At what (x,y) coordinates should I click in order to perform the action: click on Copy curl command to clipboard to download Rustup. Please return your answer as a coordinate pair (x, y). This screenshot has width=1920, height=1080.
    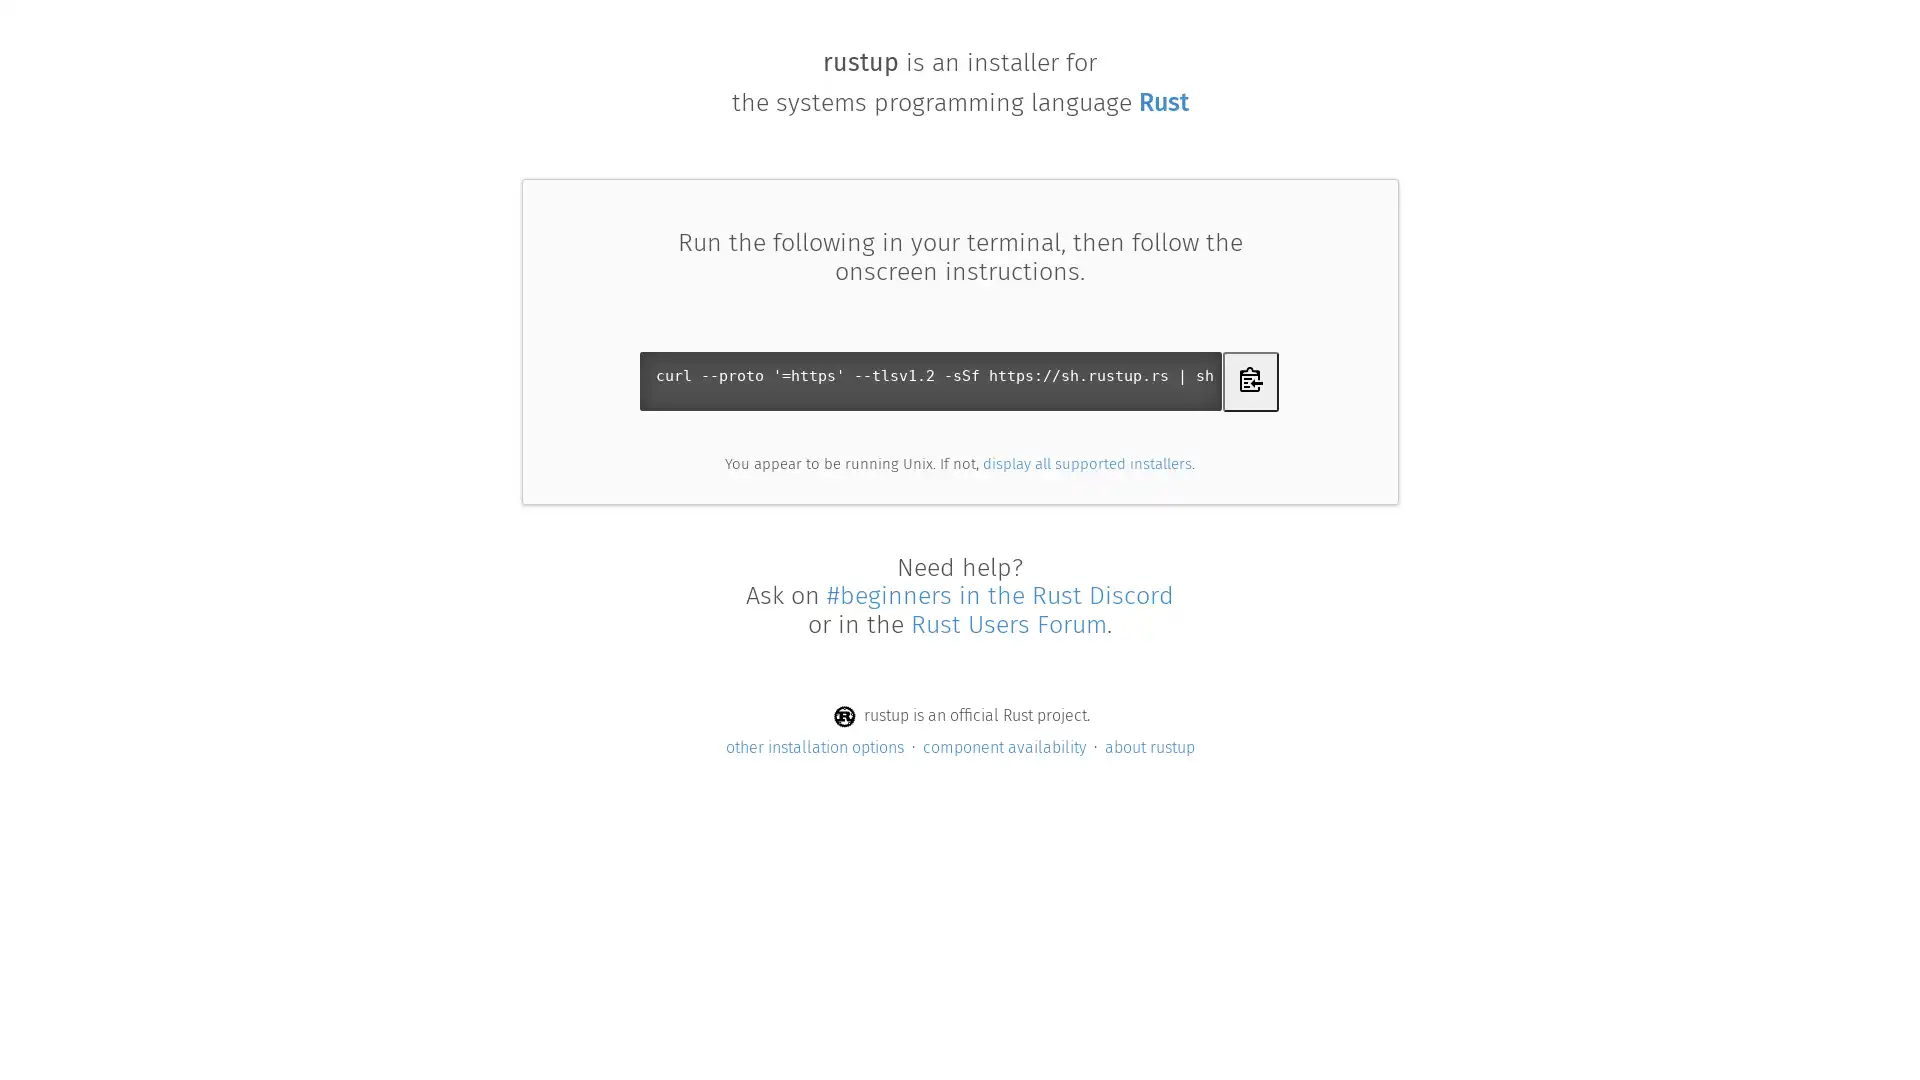
    Looking at the image, I should click on (1250, 381).